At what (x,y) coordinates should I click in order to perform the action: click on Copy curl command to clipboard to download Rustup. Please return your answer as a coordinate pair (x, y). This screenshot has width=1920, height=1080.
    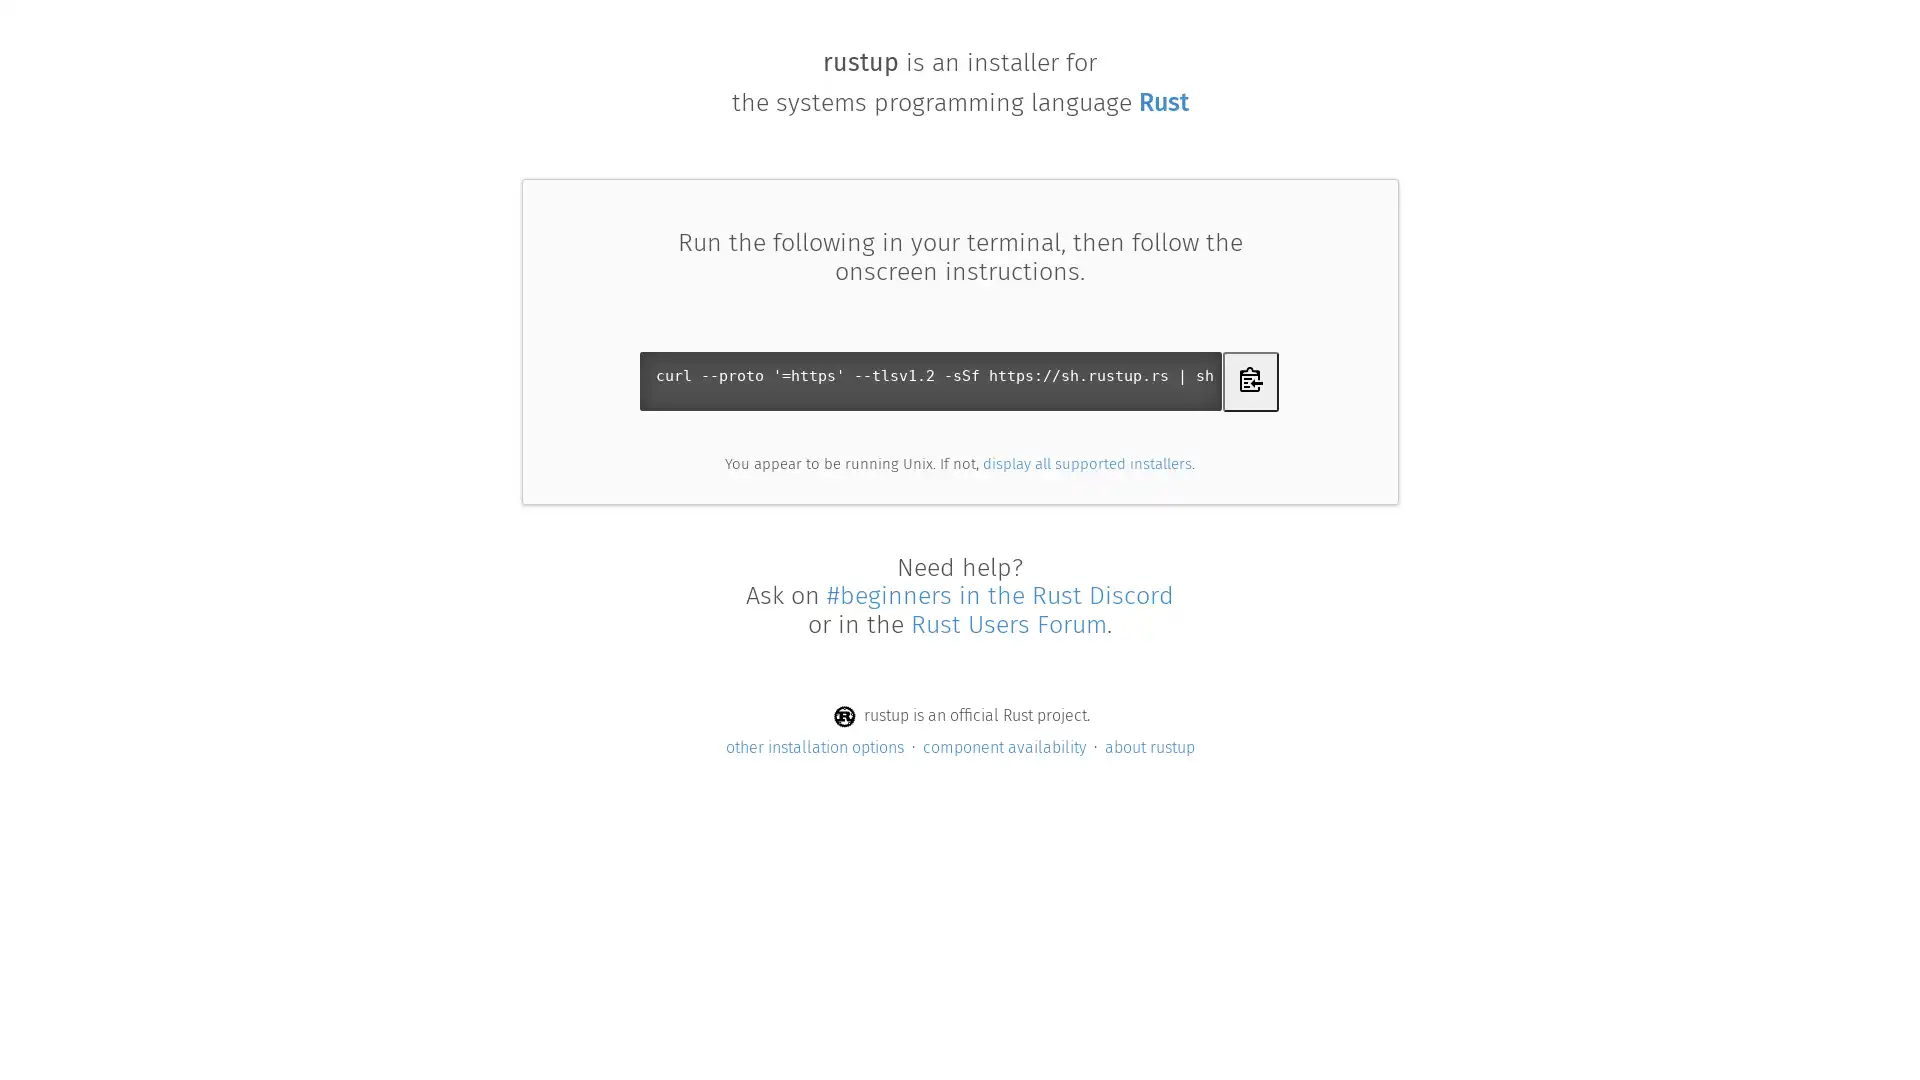
    Looking at the image, I should click on (1250, 381).